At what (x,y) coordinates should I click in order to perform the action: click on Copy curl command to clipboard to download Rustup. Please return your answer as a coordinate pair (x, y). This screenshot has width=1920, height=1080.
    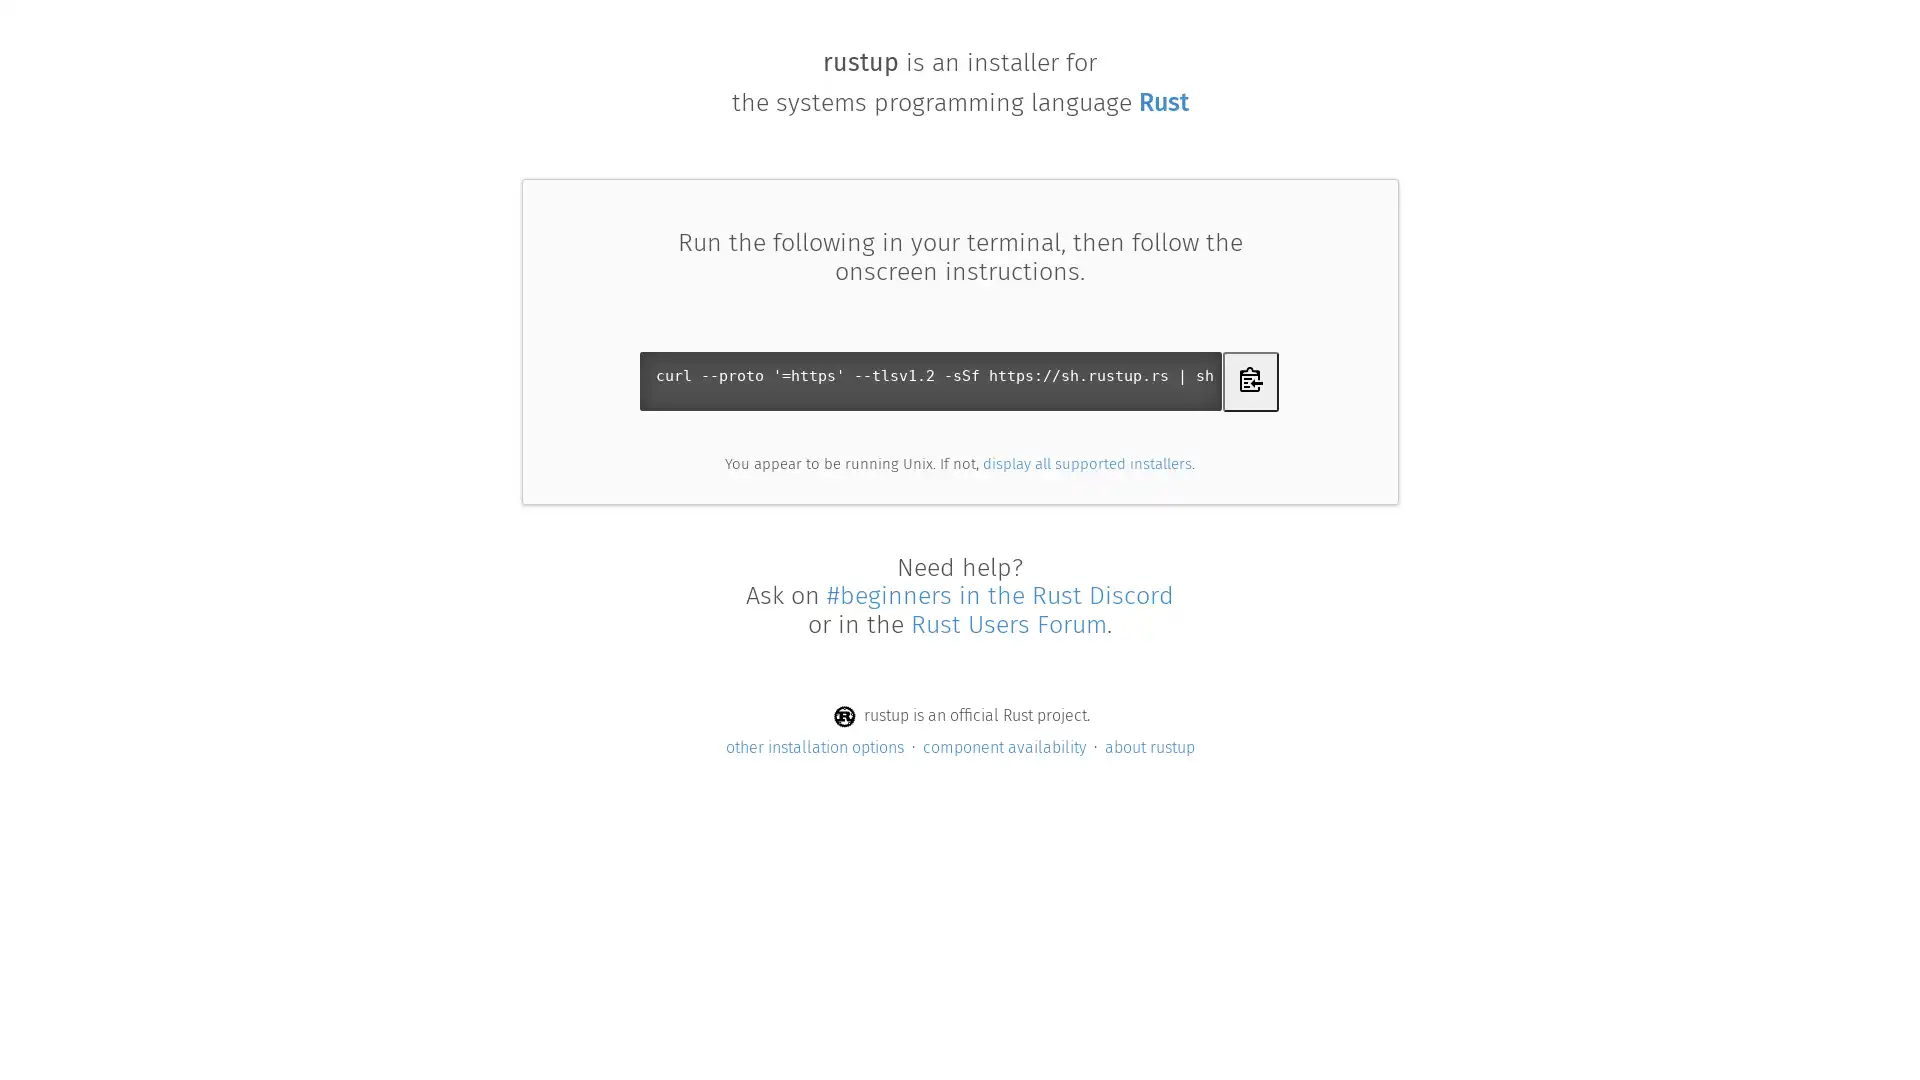
    Looking at the image, I should click on (1250, 381).